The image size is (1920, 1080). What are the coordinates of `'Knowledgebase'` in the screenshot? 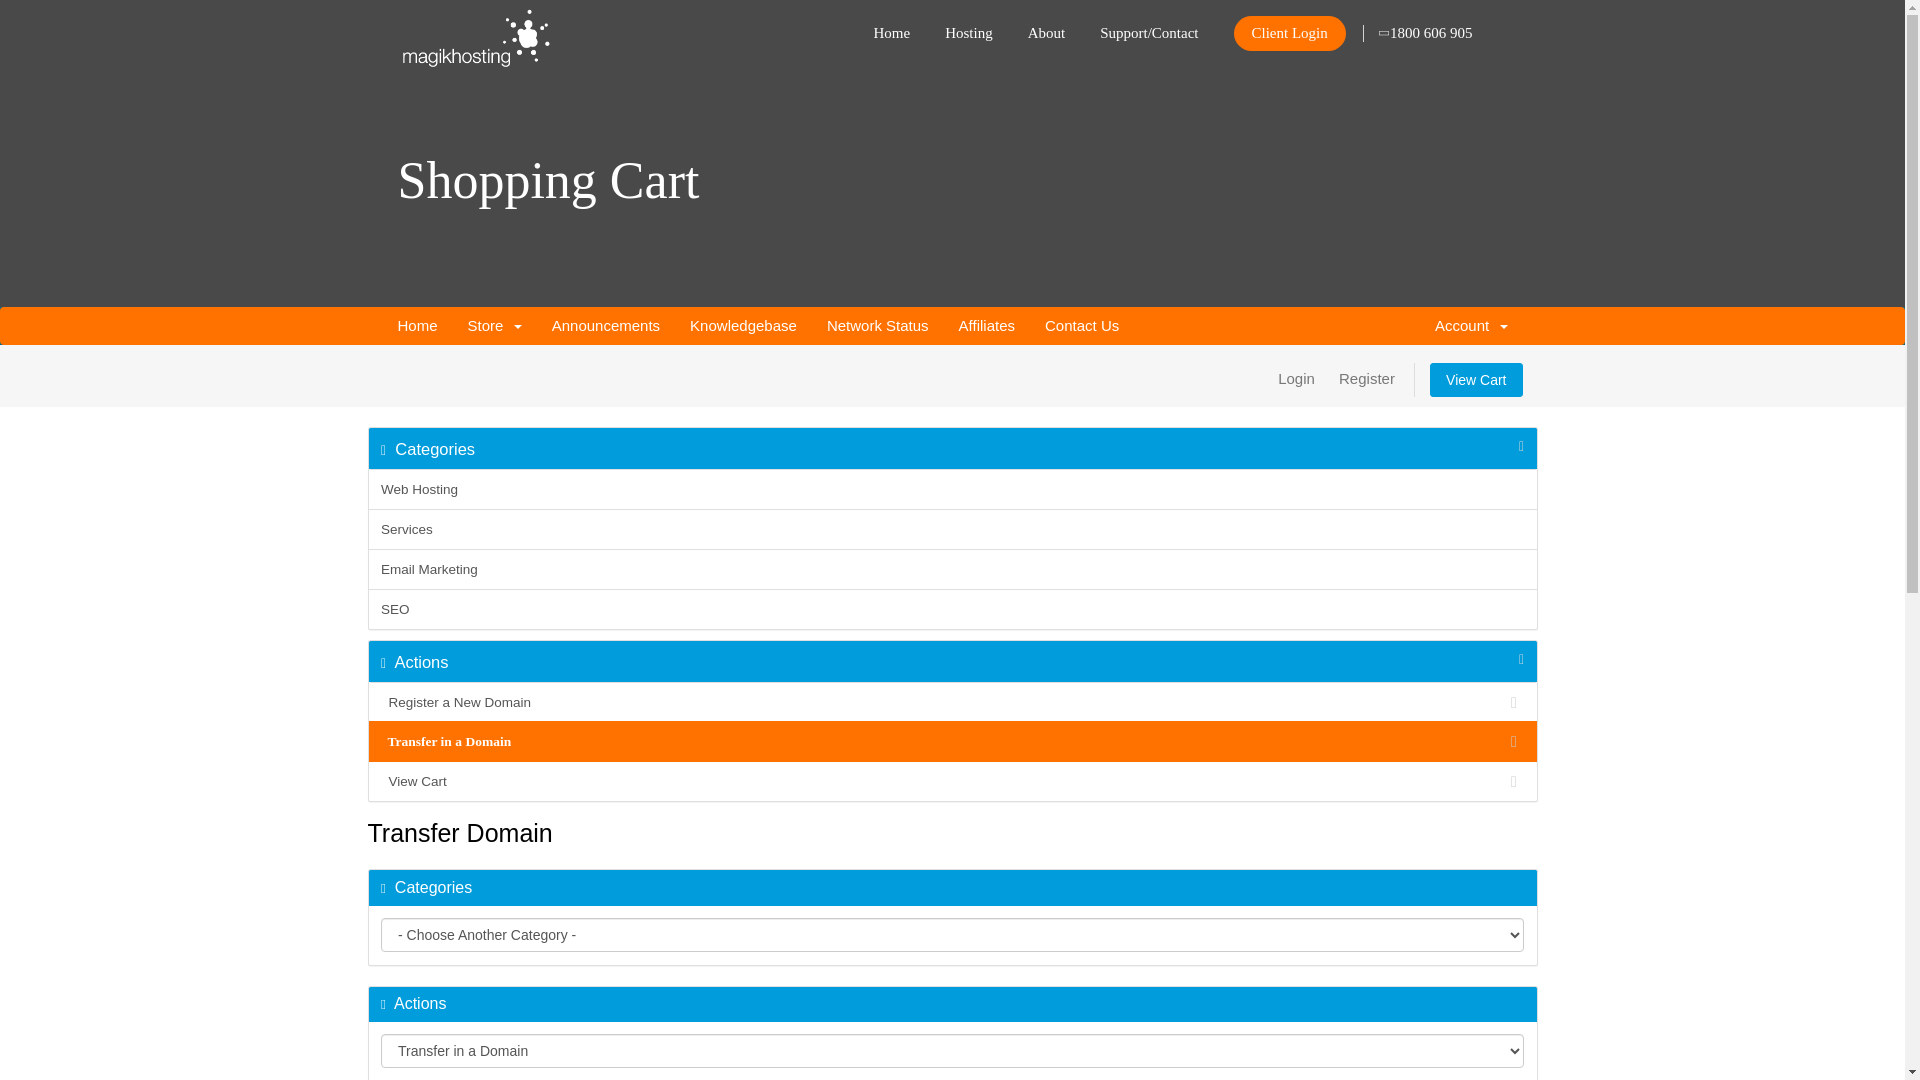 It's located at (742, 325).